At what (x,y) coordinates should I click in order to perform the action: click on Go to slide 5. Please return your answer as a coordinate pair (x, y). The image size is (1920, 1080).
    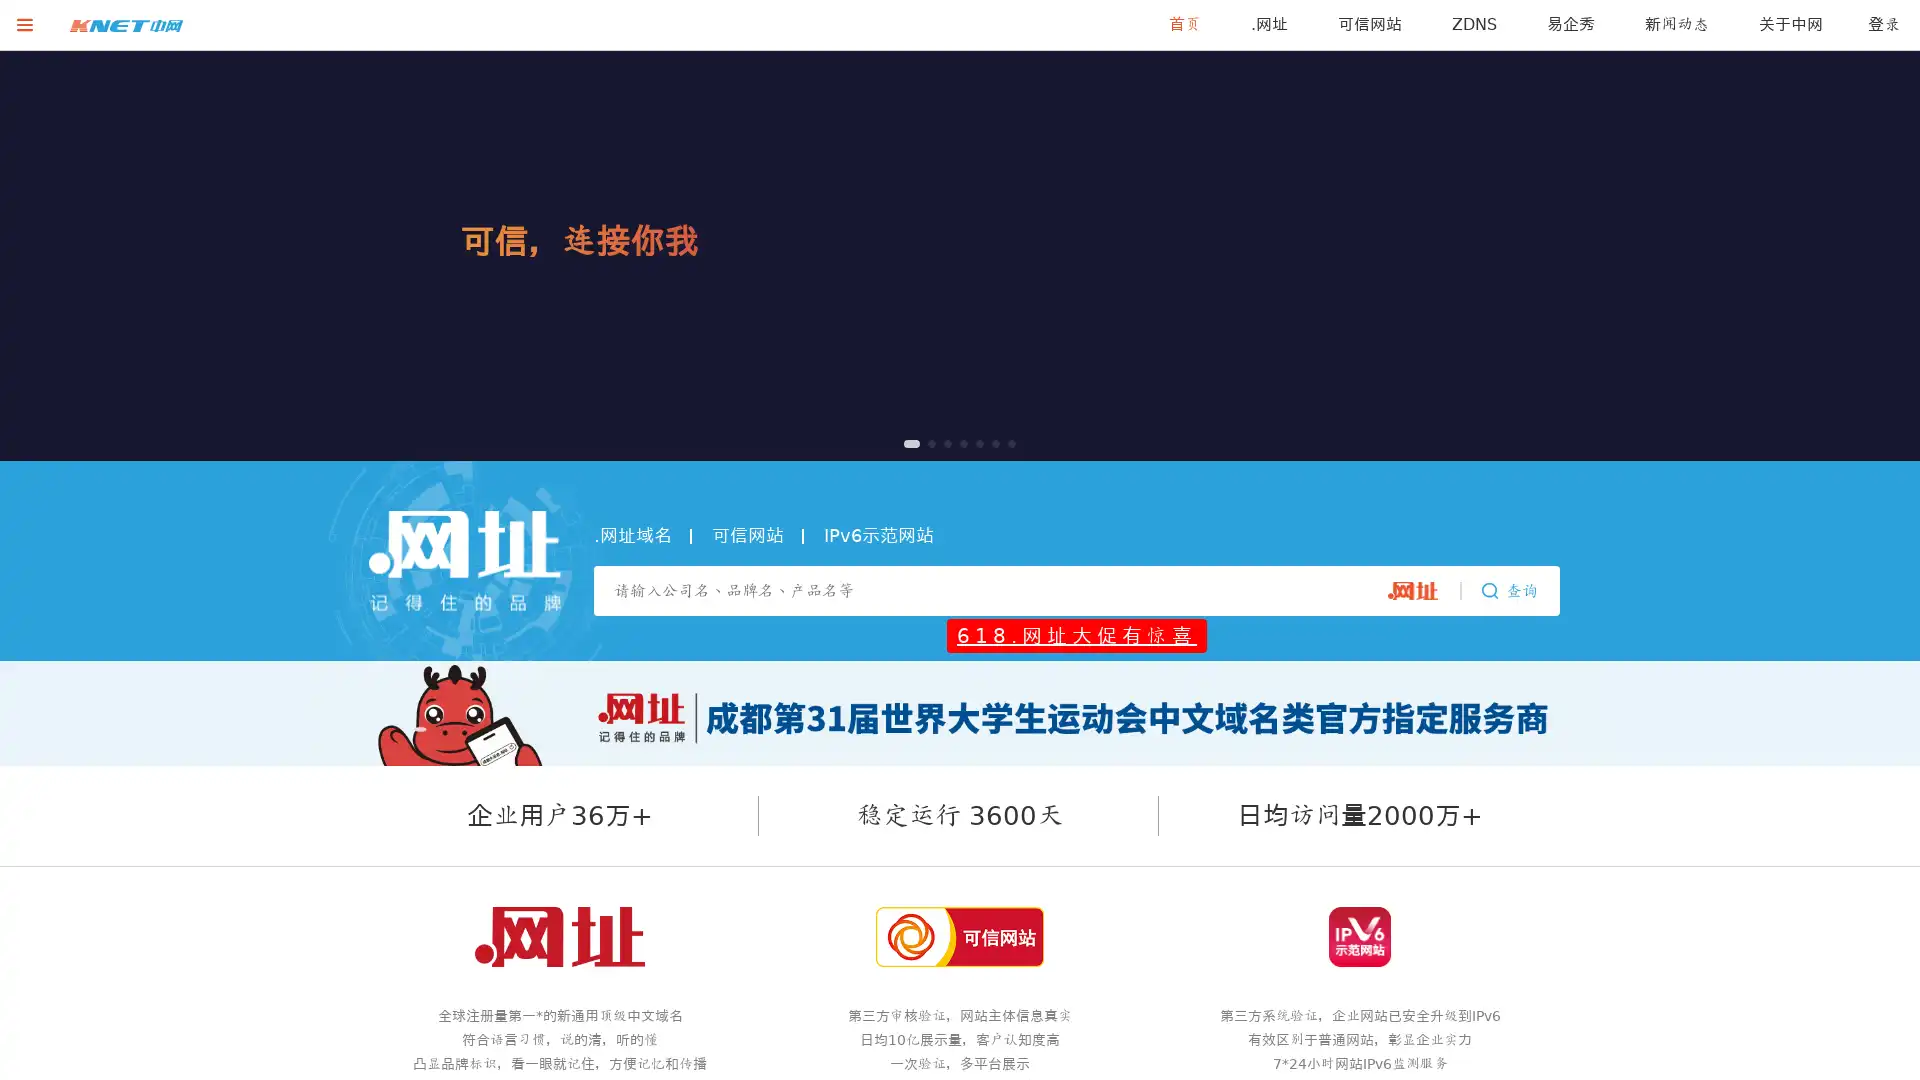
    Looking at the image, I should click on (971, 442).